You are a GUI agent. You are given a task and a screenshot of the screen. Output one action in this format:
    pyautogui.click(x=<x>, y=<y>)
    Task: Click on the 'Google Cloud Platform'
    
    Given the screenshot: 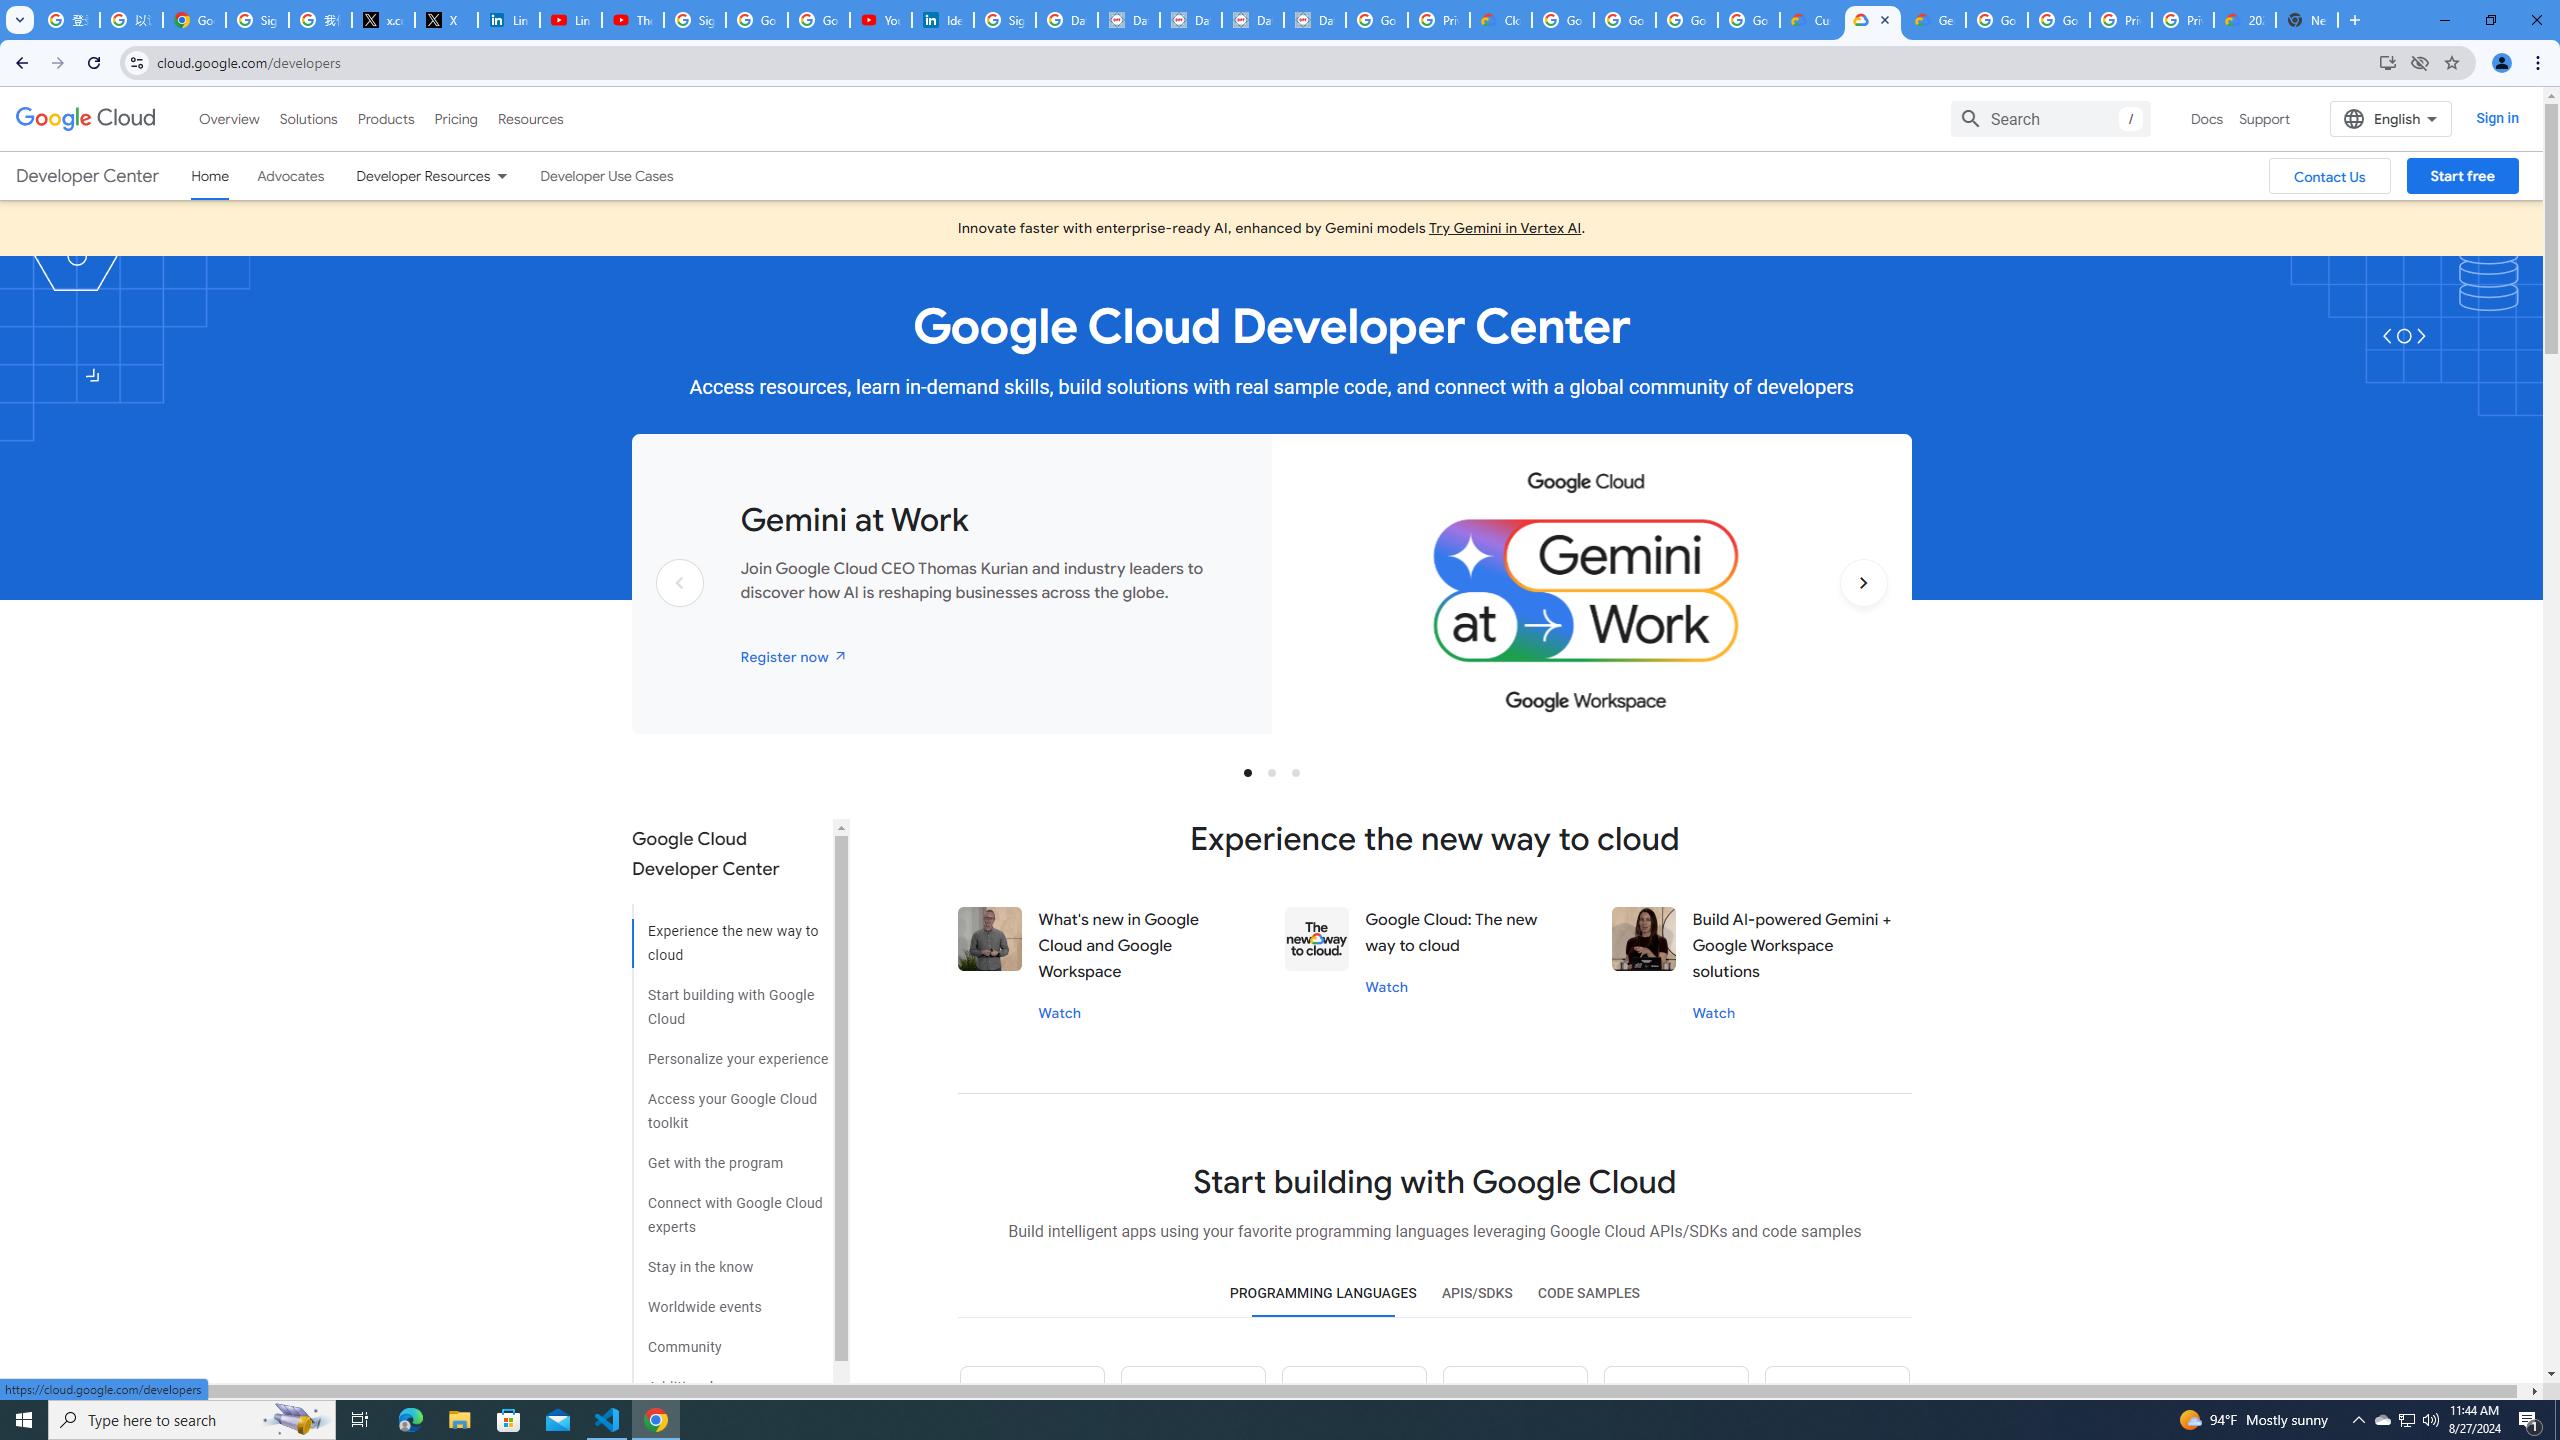 What is the action you would take?
    pyautogui.click(x=1996, y=19)
    